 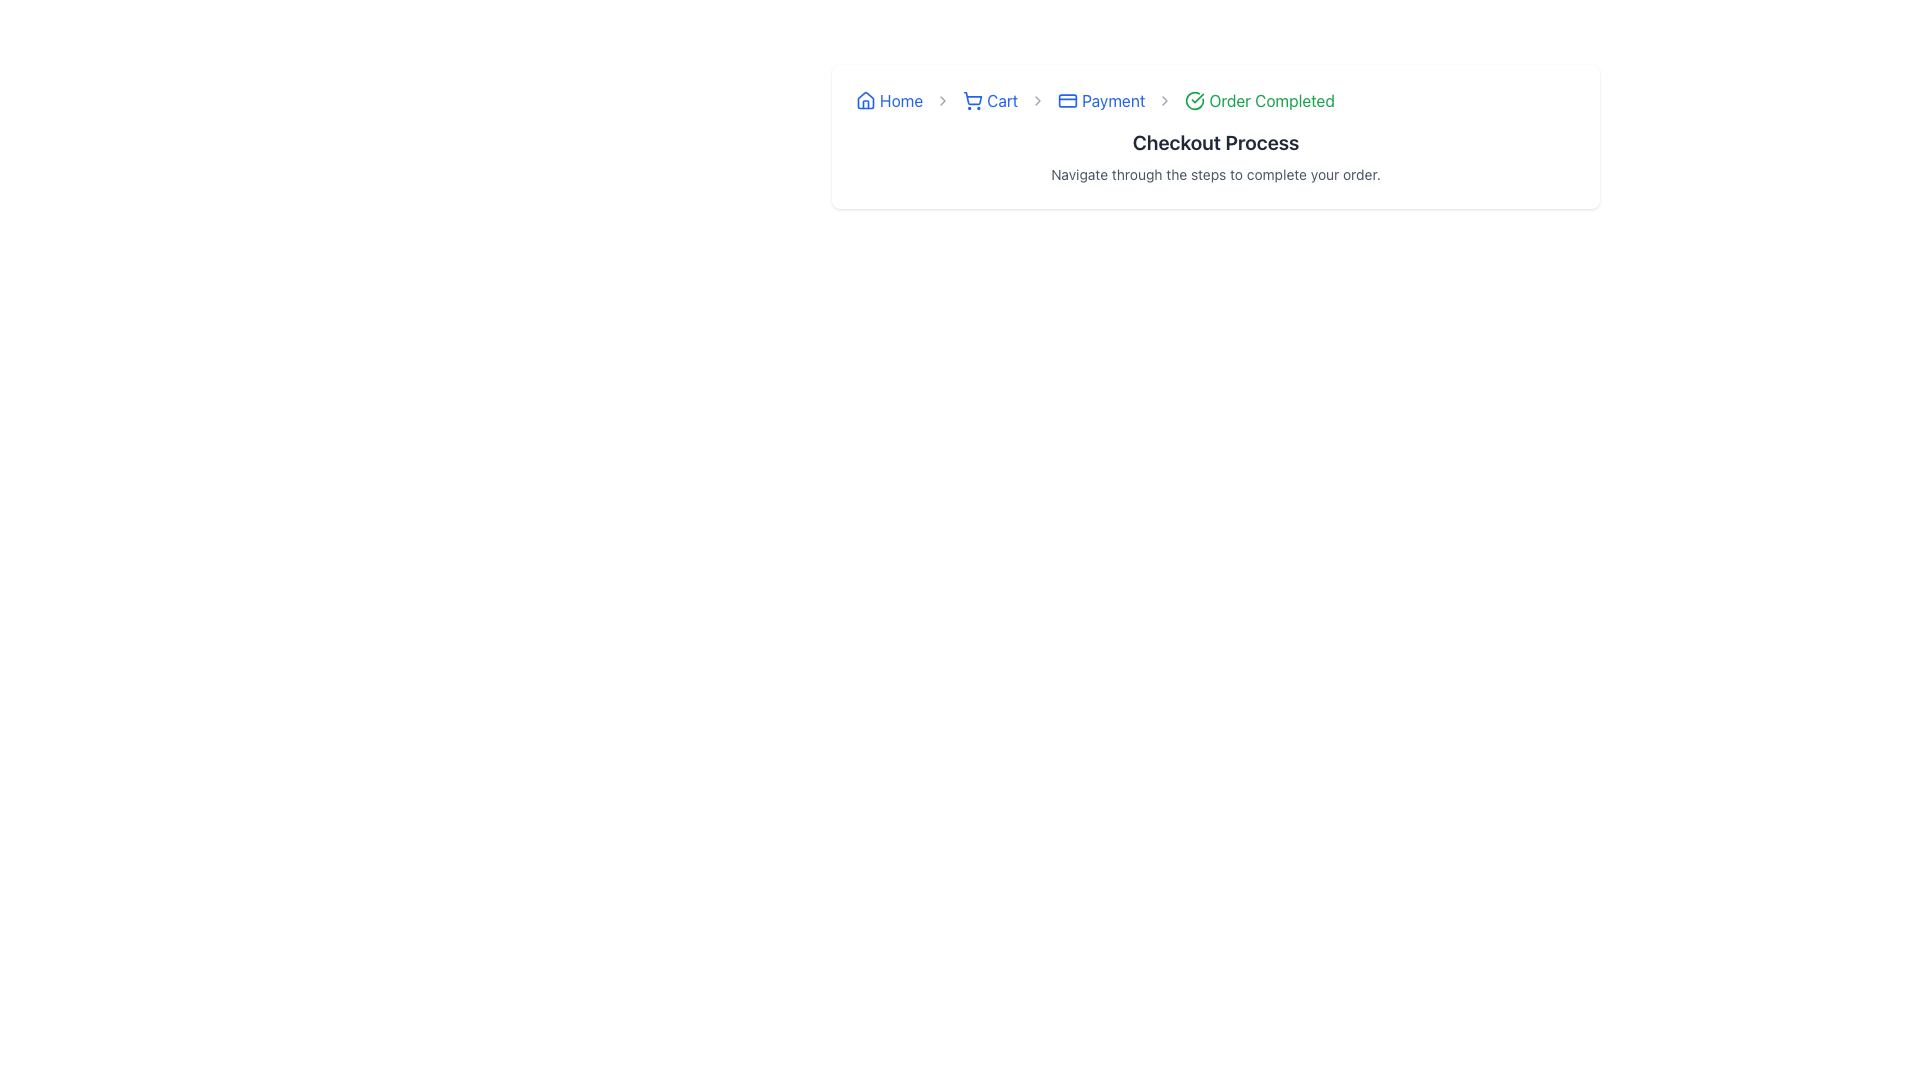 I want to click on the instructional text located beneath the 'Checkout Process' heading, which assists users in progressing through the process, so click(x=1214, y=173).